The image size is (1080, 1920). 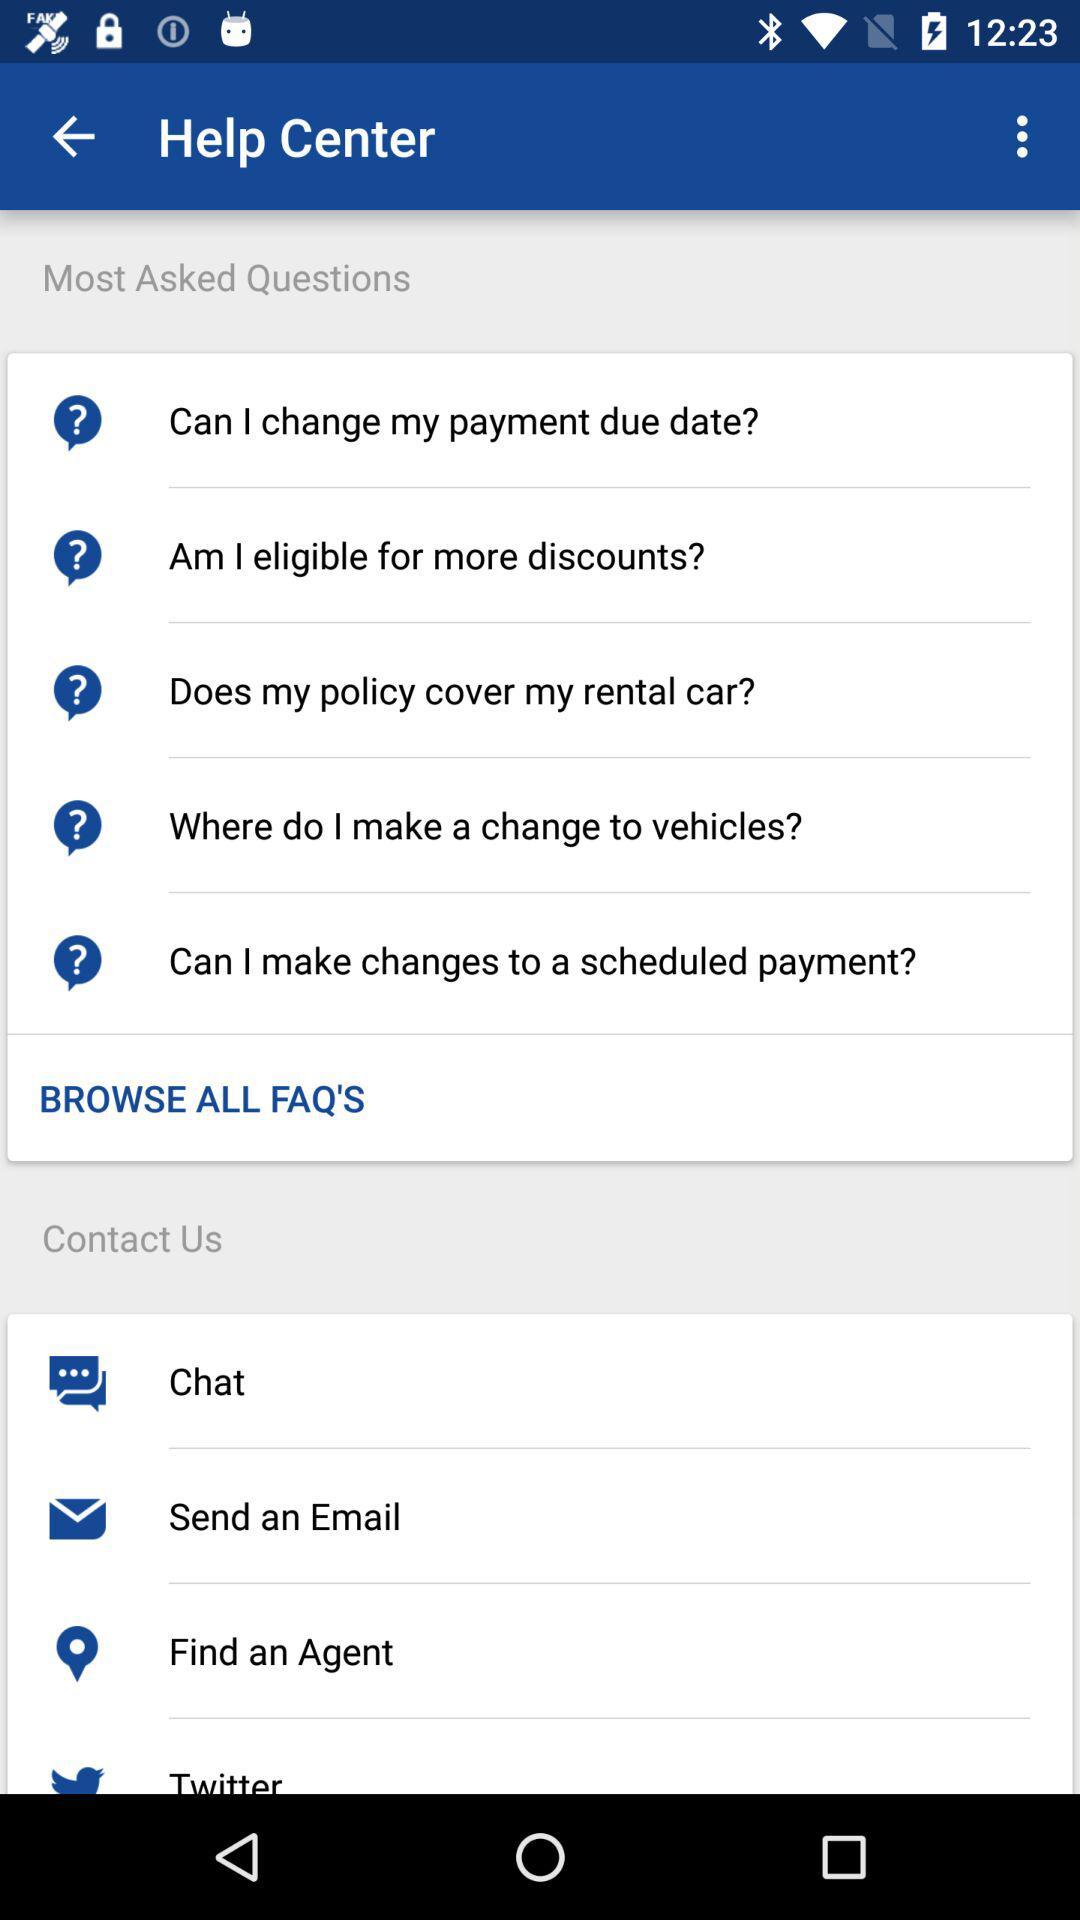 I want to click on the icon to the right of the most asked questions item, so click(x=1027, y=135).